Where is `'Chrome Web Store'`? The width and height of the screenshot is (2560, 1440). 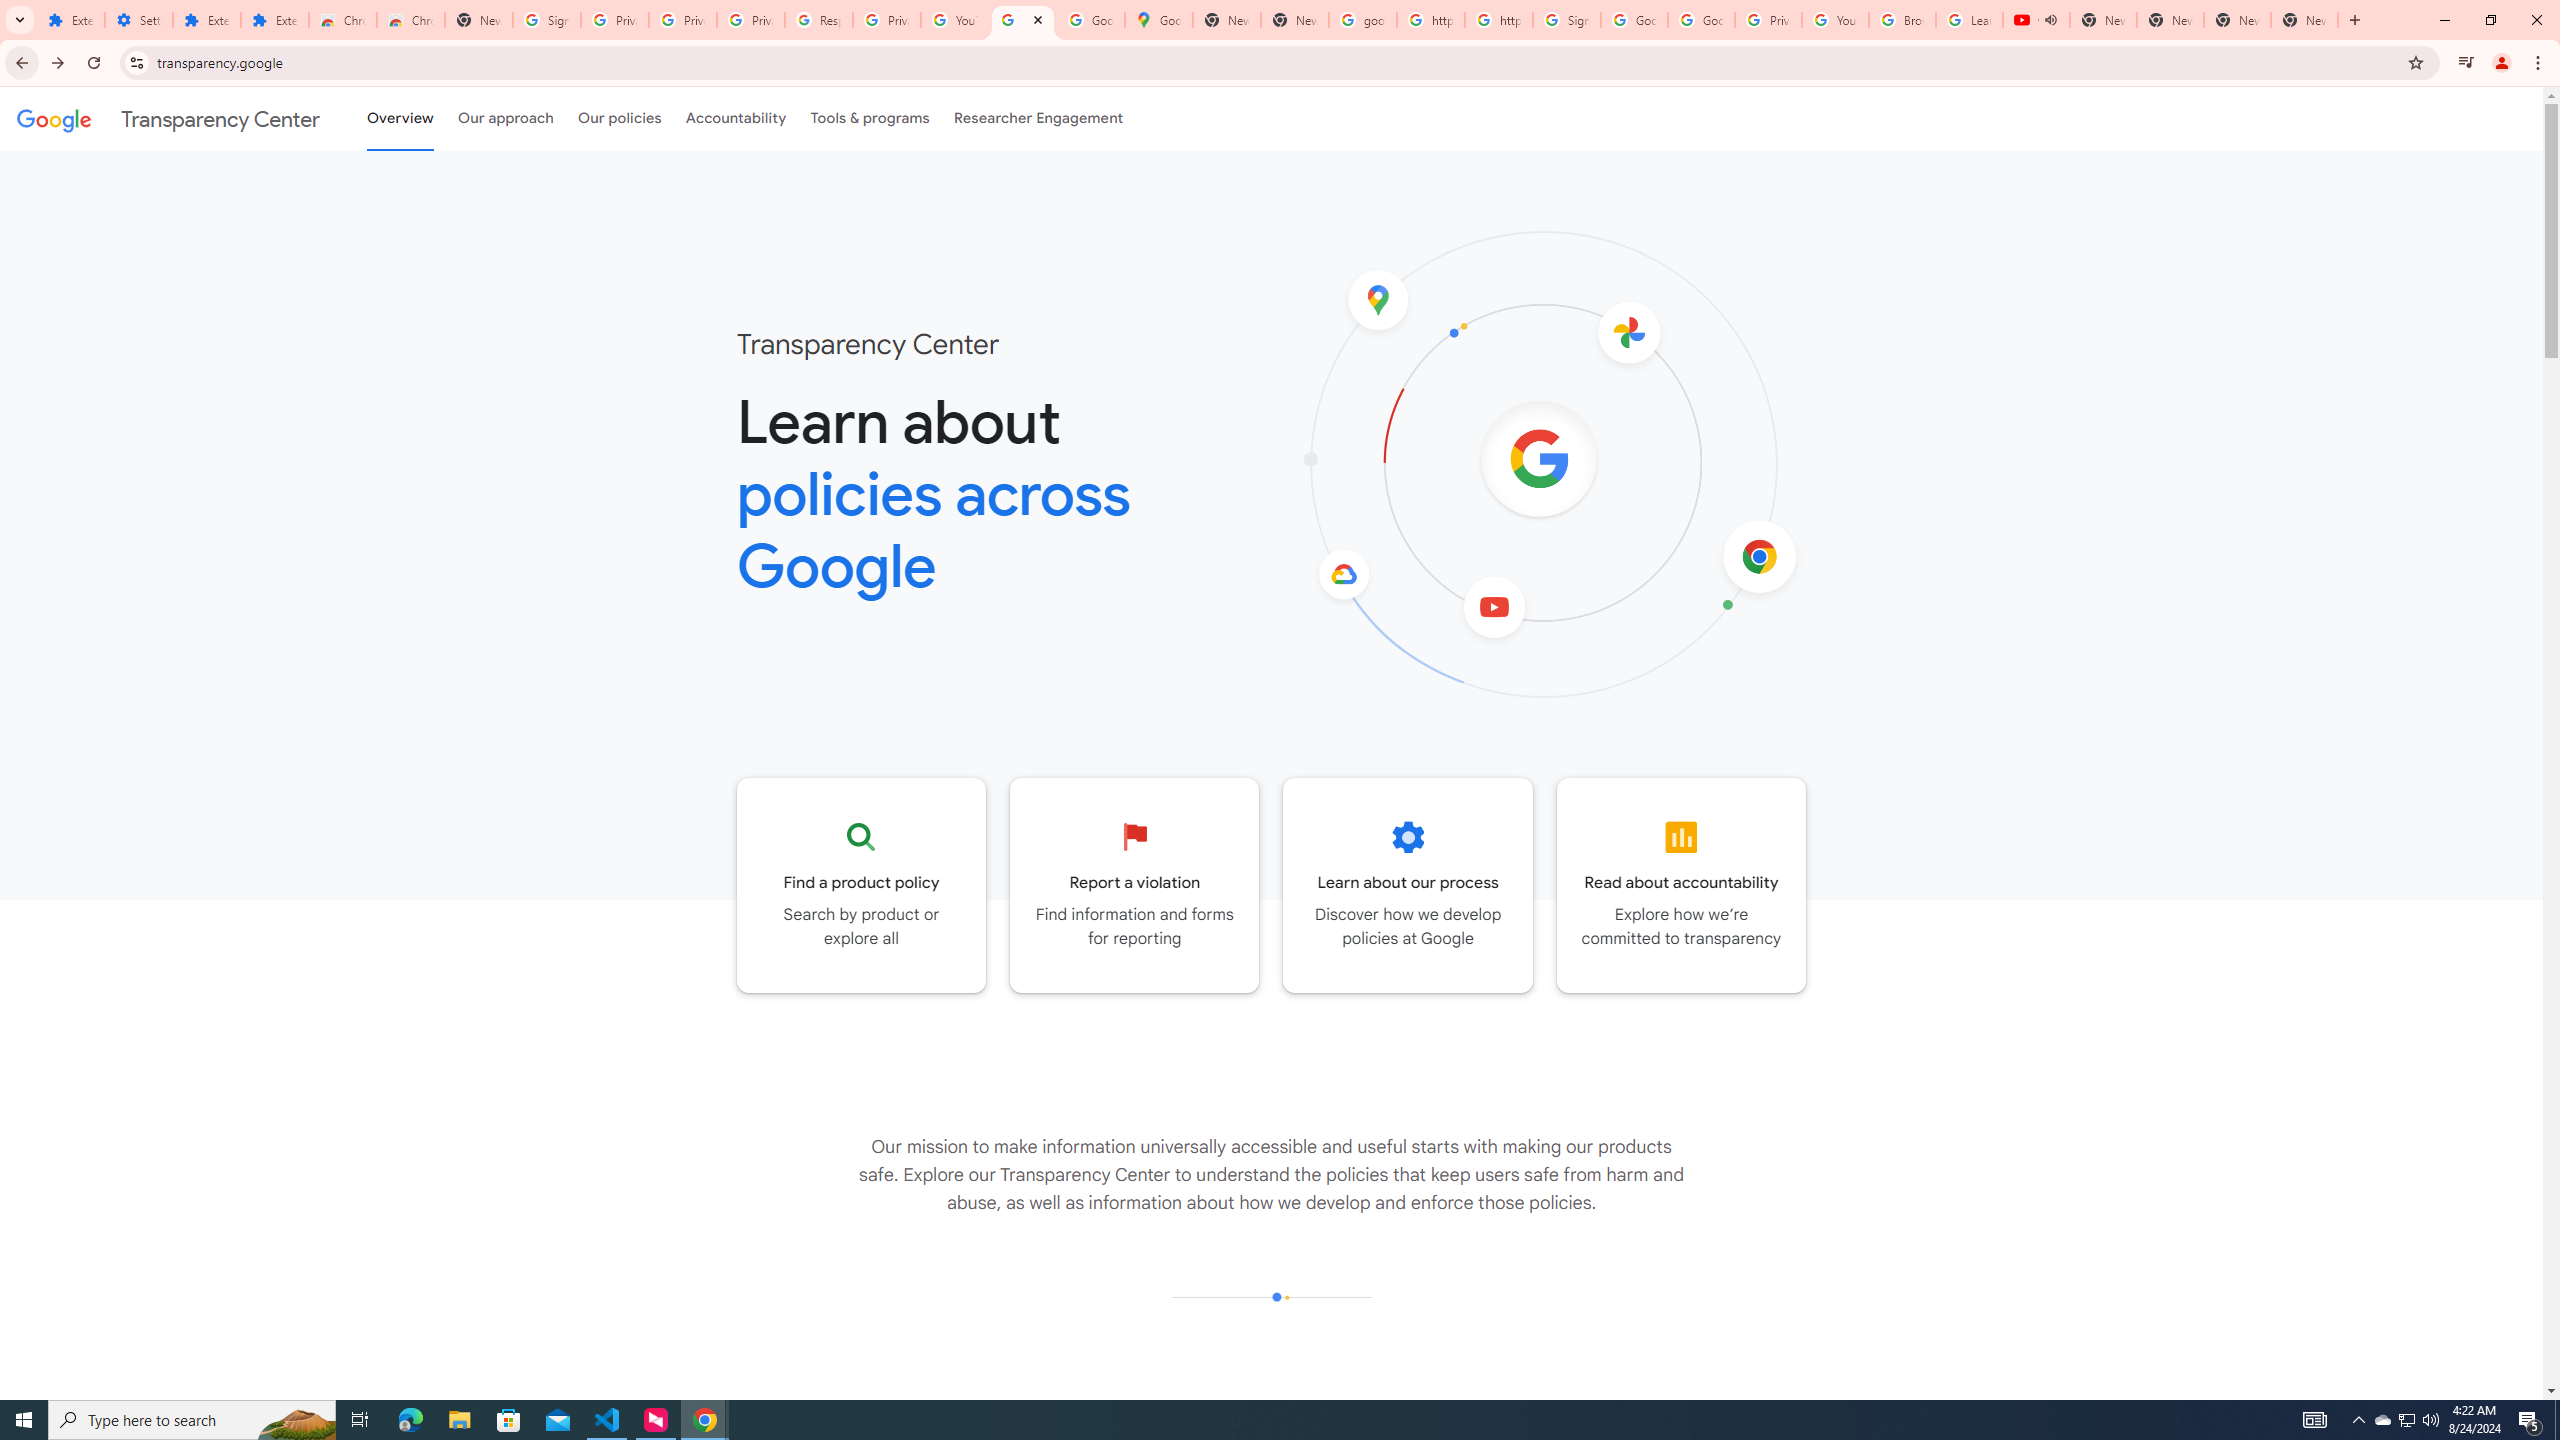 'Chrome Web Store' is located at coordinates (342, 19).